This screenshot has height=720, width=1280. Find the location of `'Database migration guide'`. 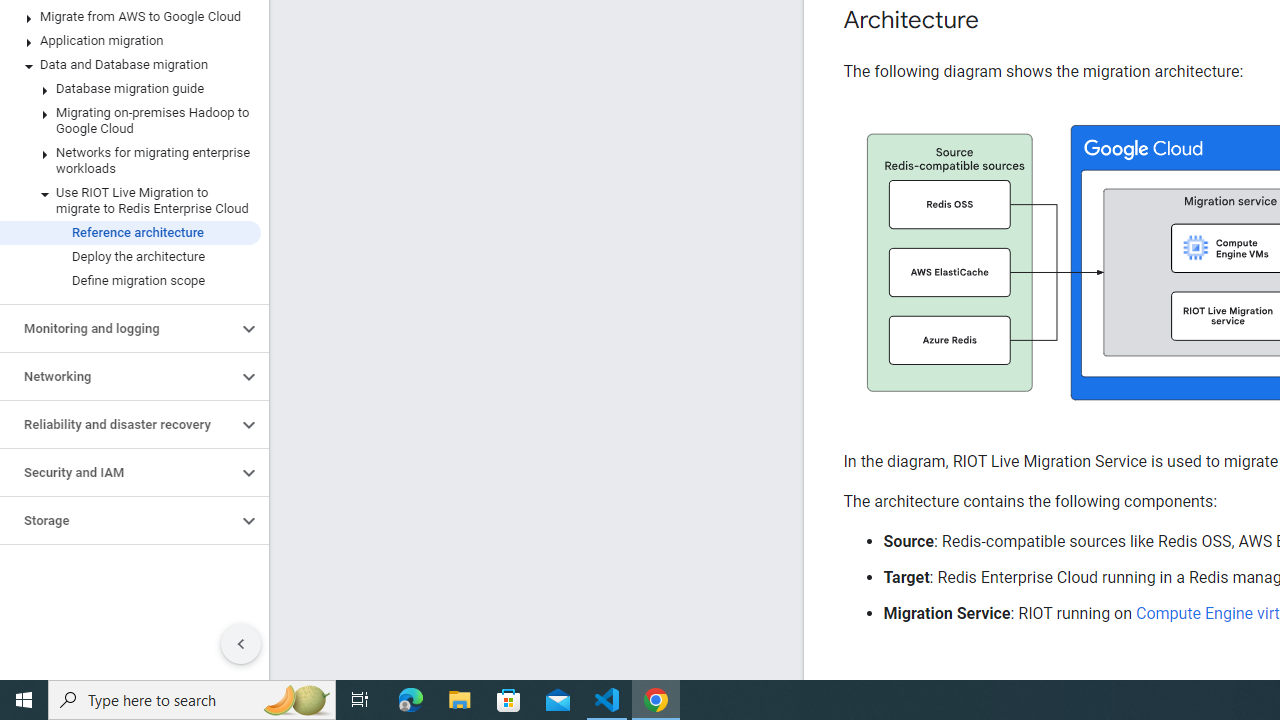

'Database migration guide' is located at coordinates (129, 87).